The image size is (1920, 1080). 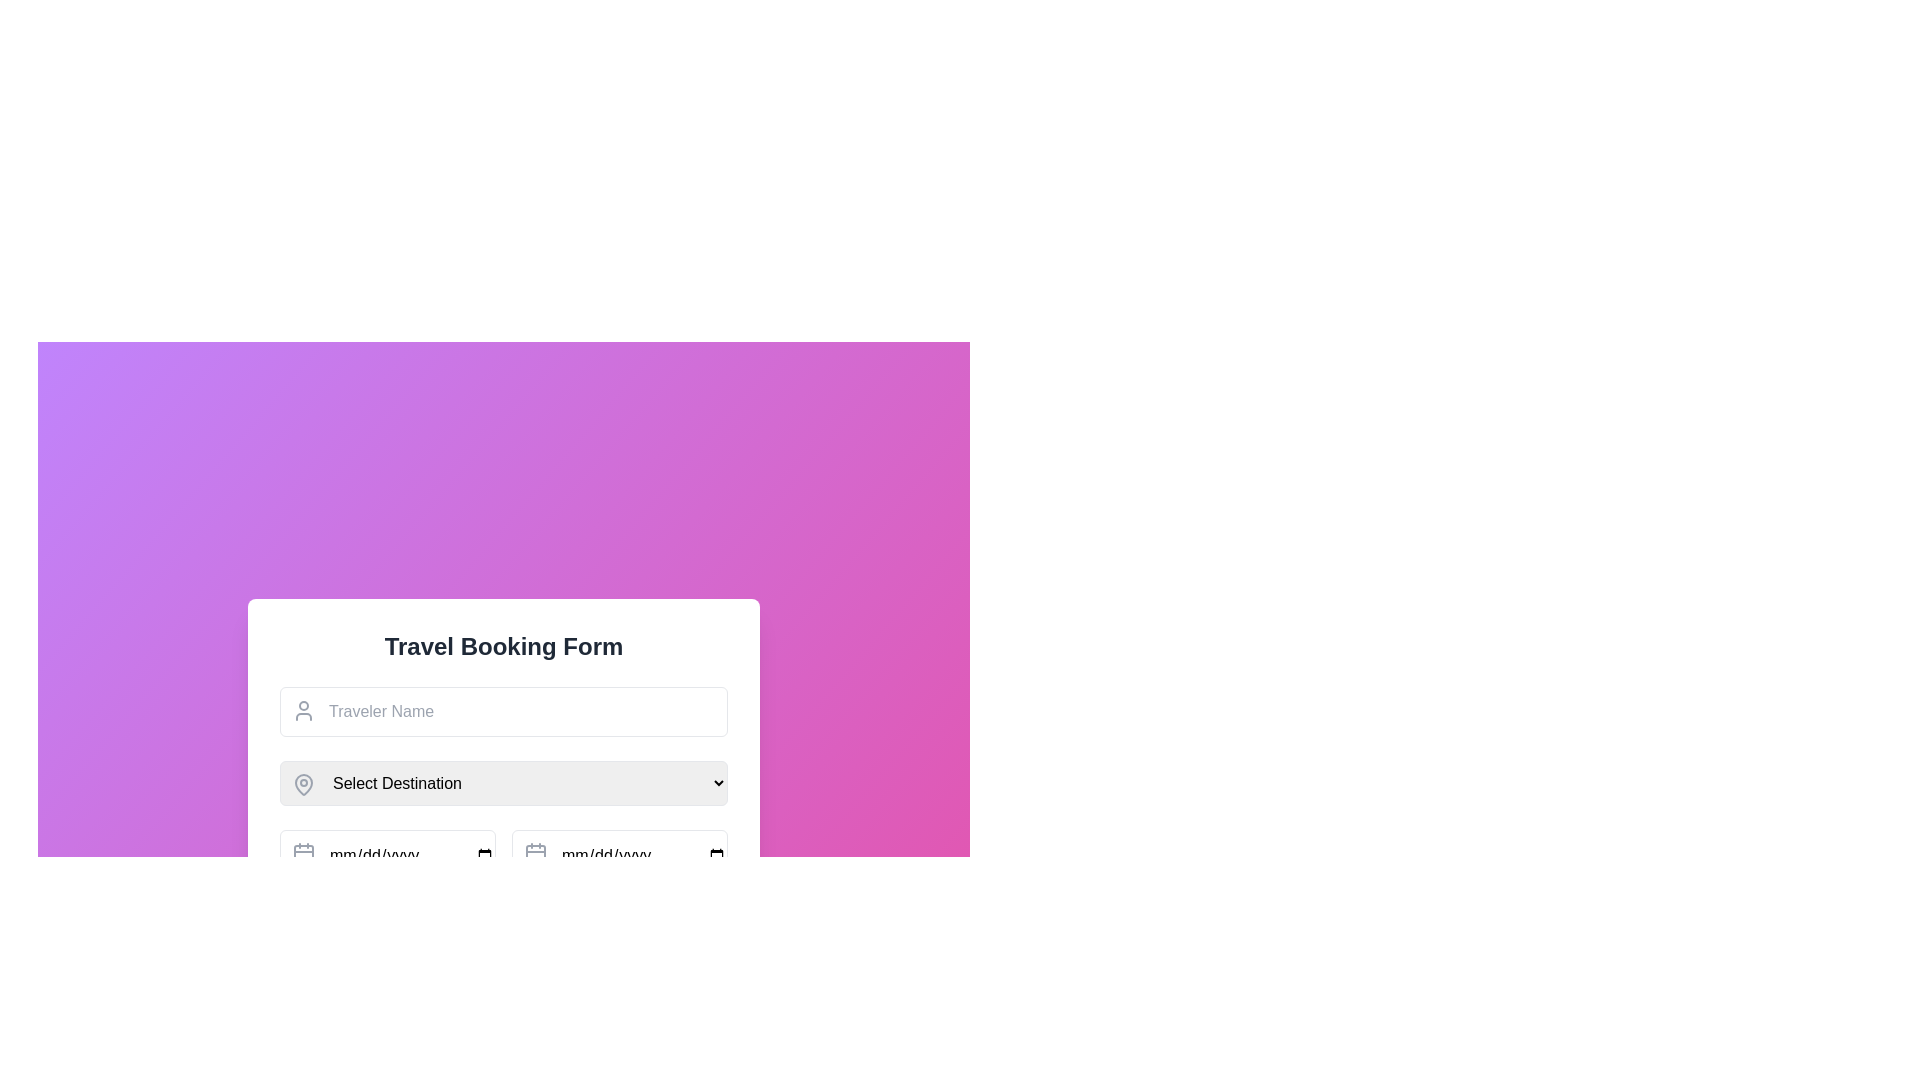 What do you see at coordinates (504, 647) in the screenshot?
I see `the Header text element, which serves as the title of the form section, providing context for the contents below it` at bounding box center [504, 647].